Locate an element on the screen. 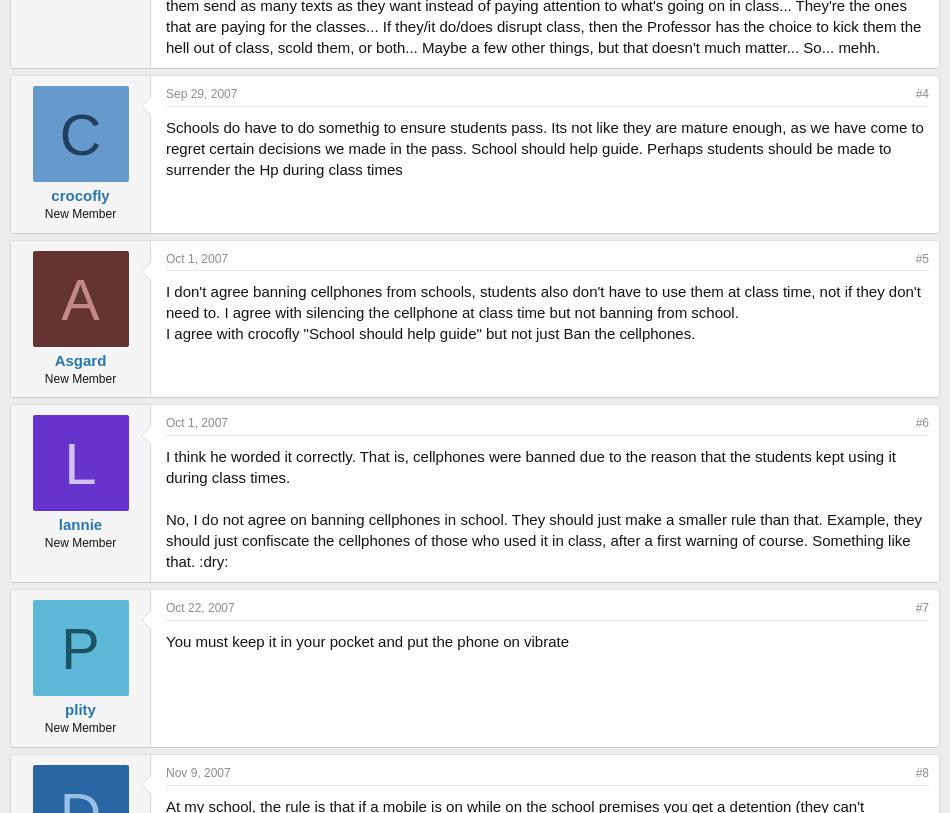  'crocofly' is located at coordinates (79, 193).